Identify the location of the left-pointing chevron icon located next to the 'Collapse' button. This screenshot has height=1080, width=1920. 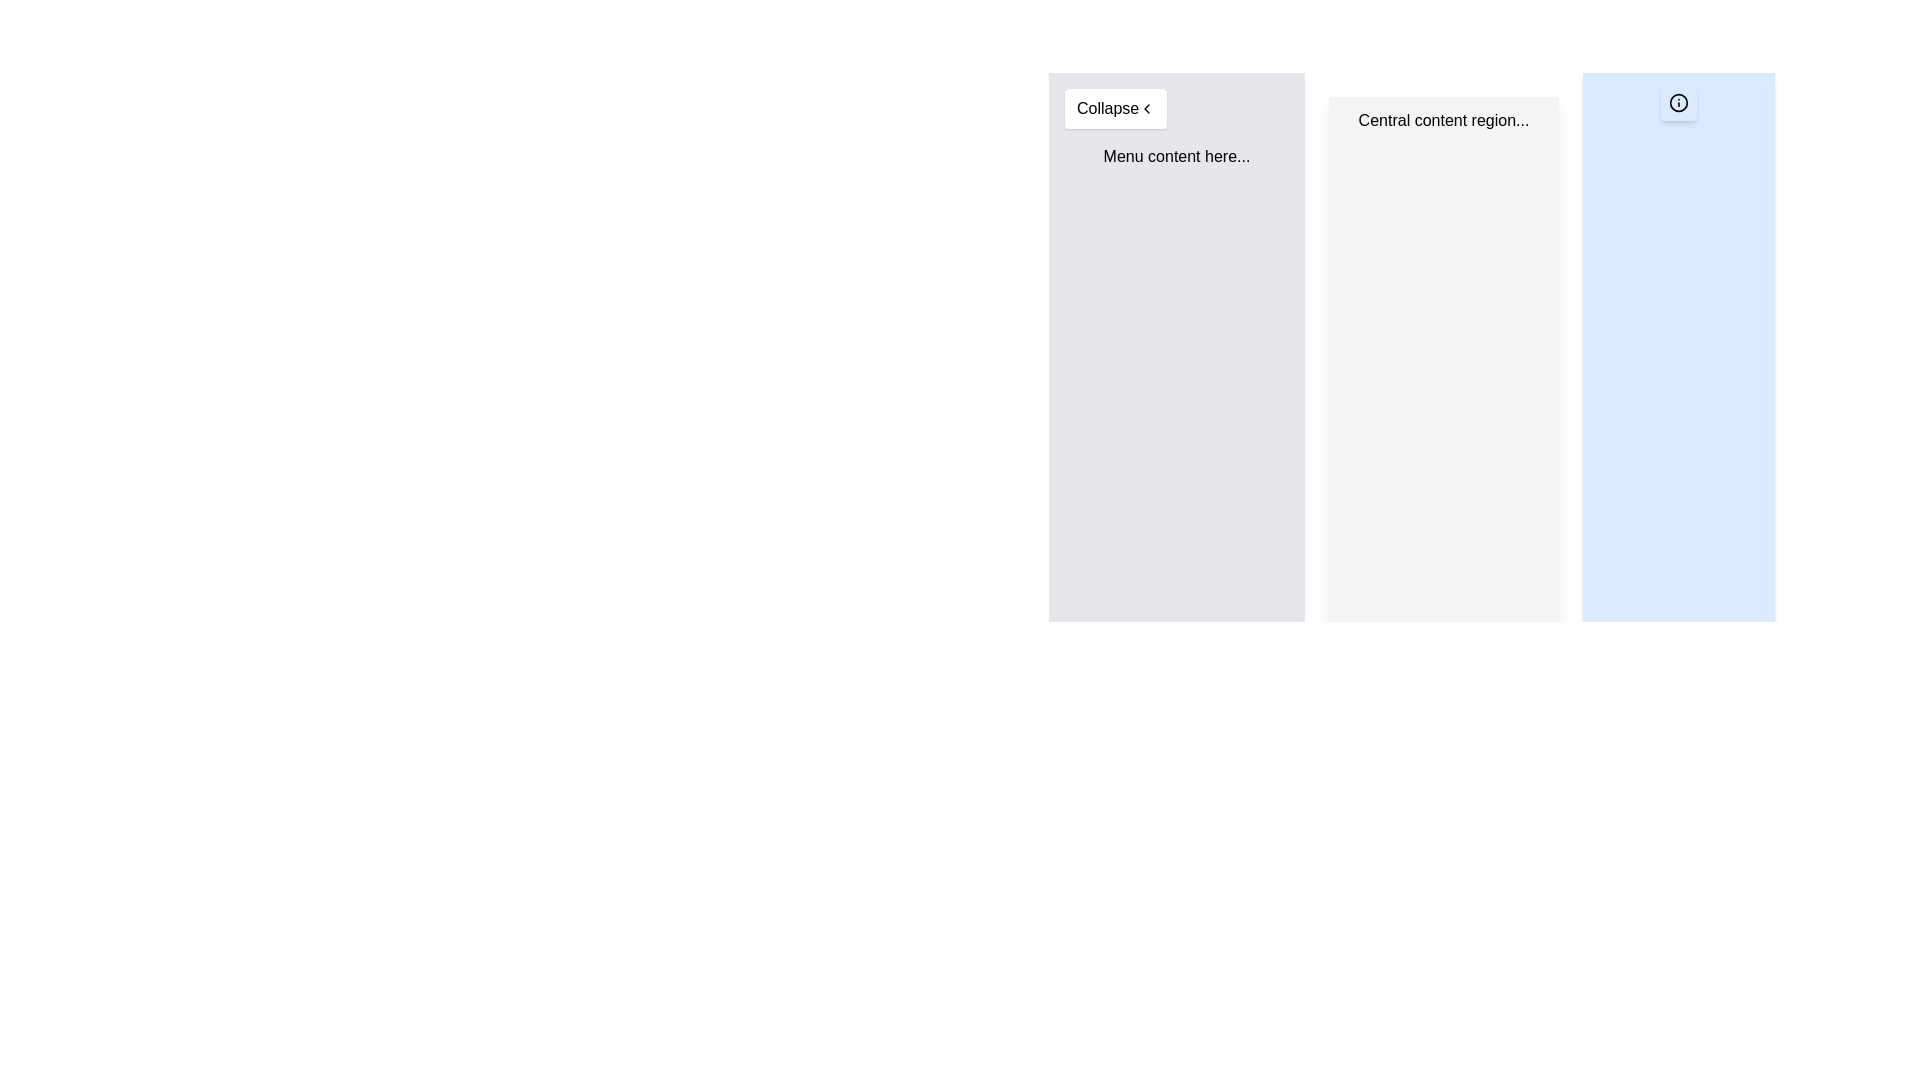
(1147, 108).